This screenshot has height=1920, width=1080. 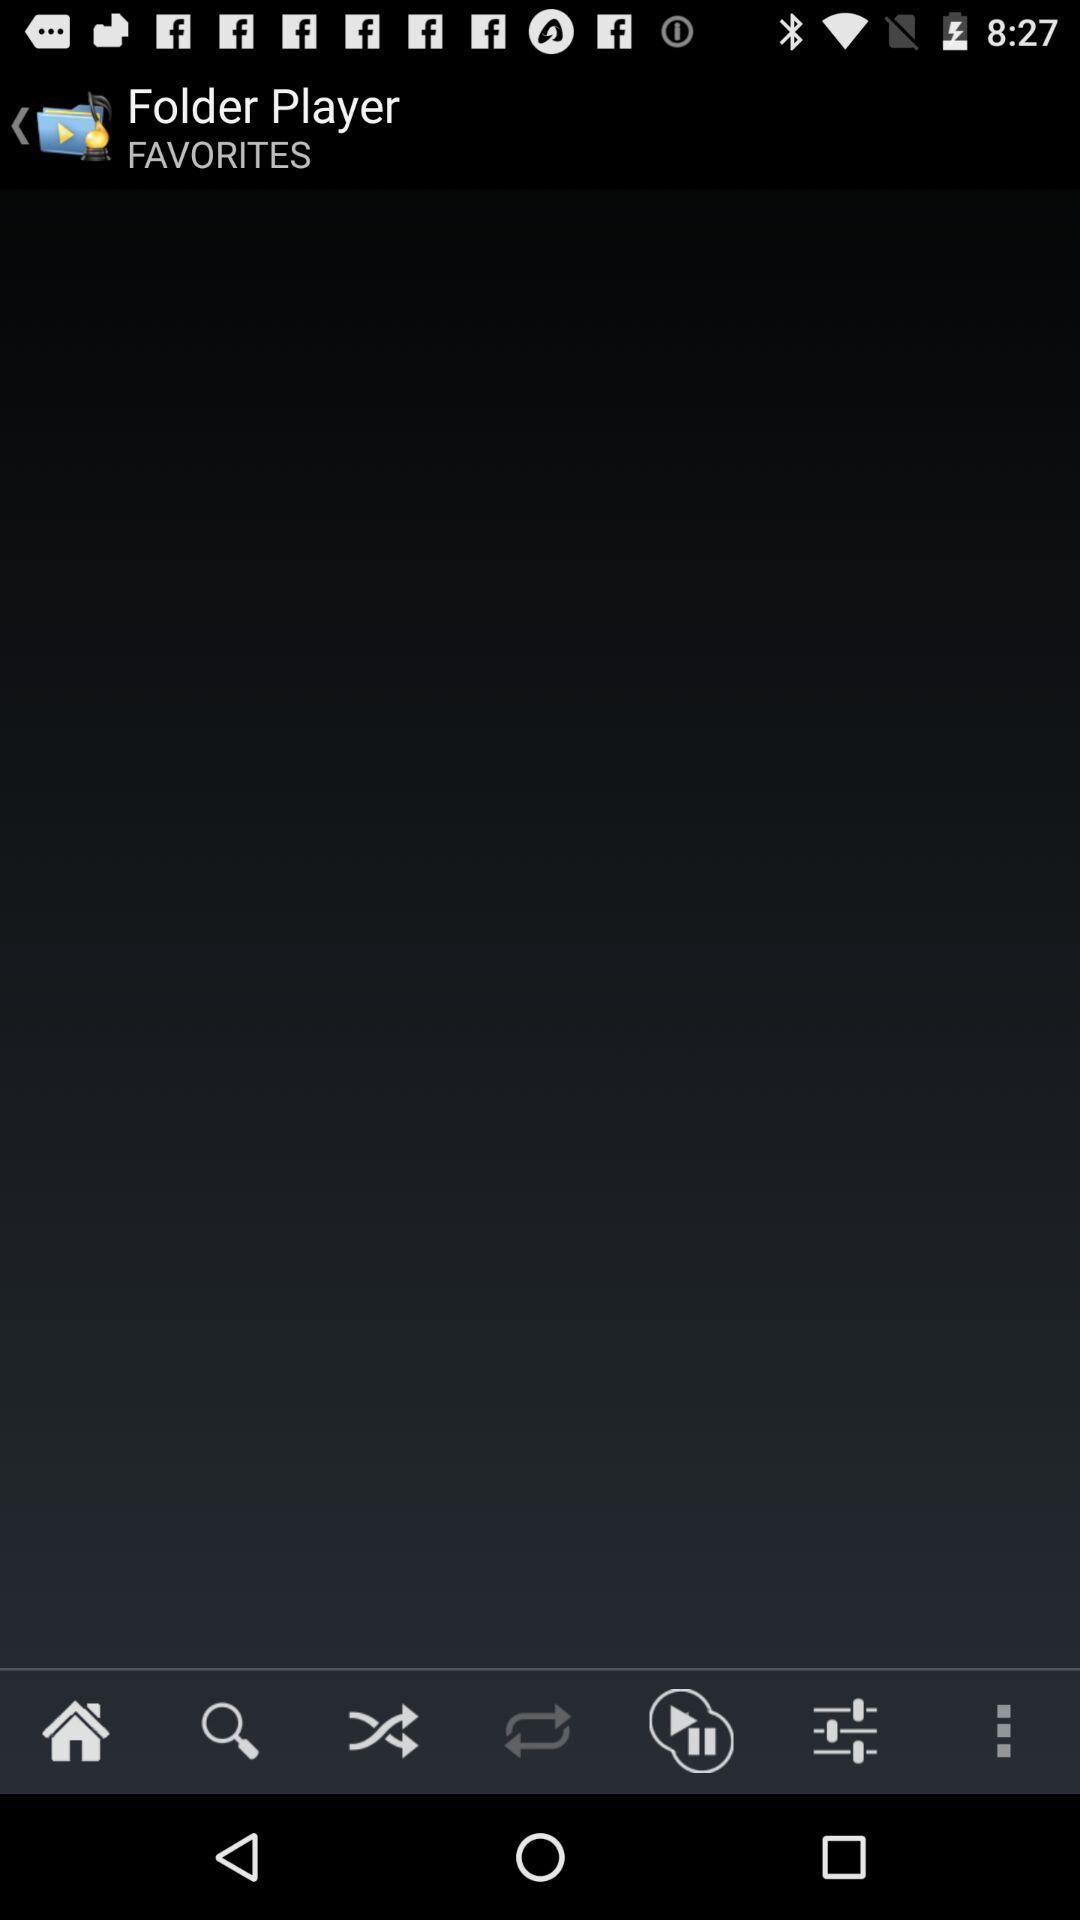 What do you see at coordinates (540, 927) in the screenshot?
I see `the item below the favorites` at bounding box center [540, 927].